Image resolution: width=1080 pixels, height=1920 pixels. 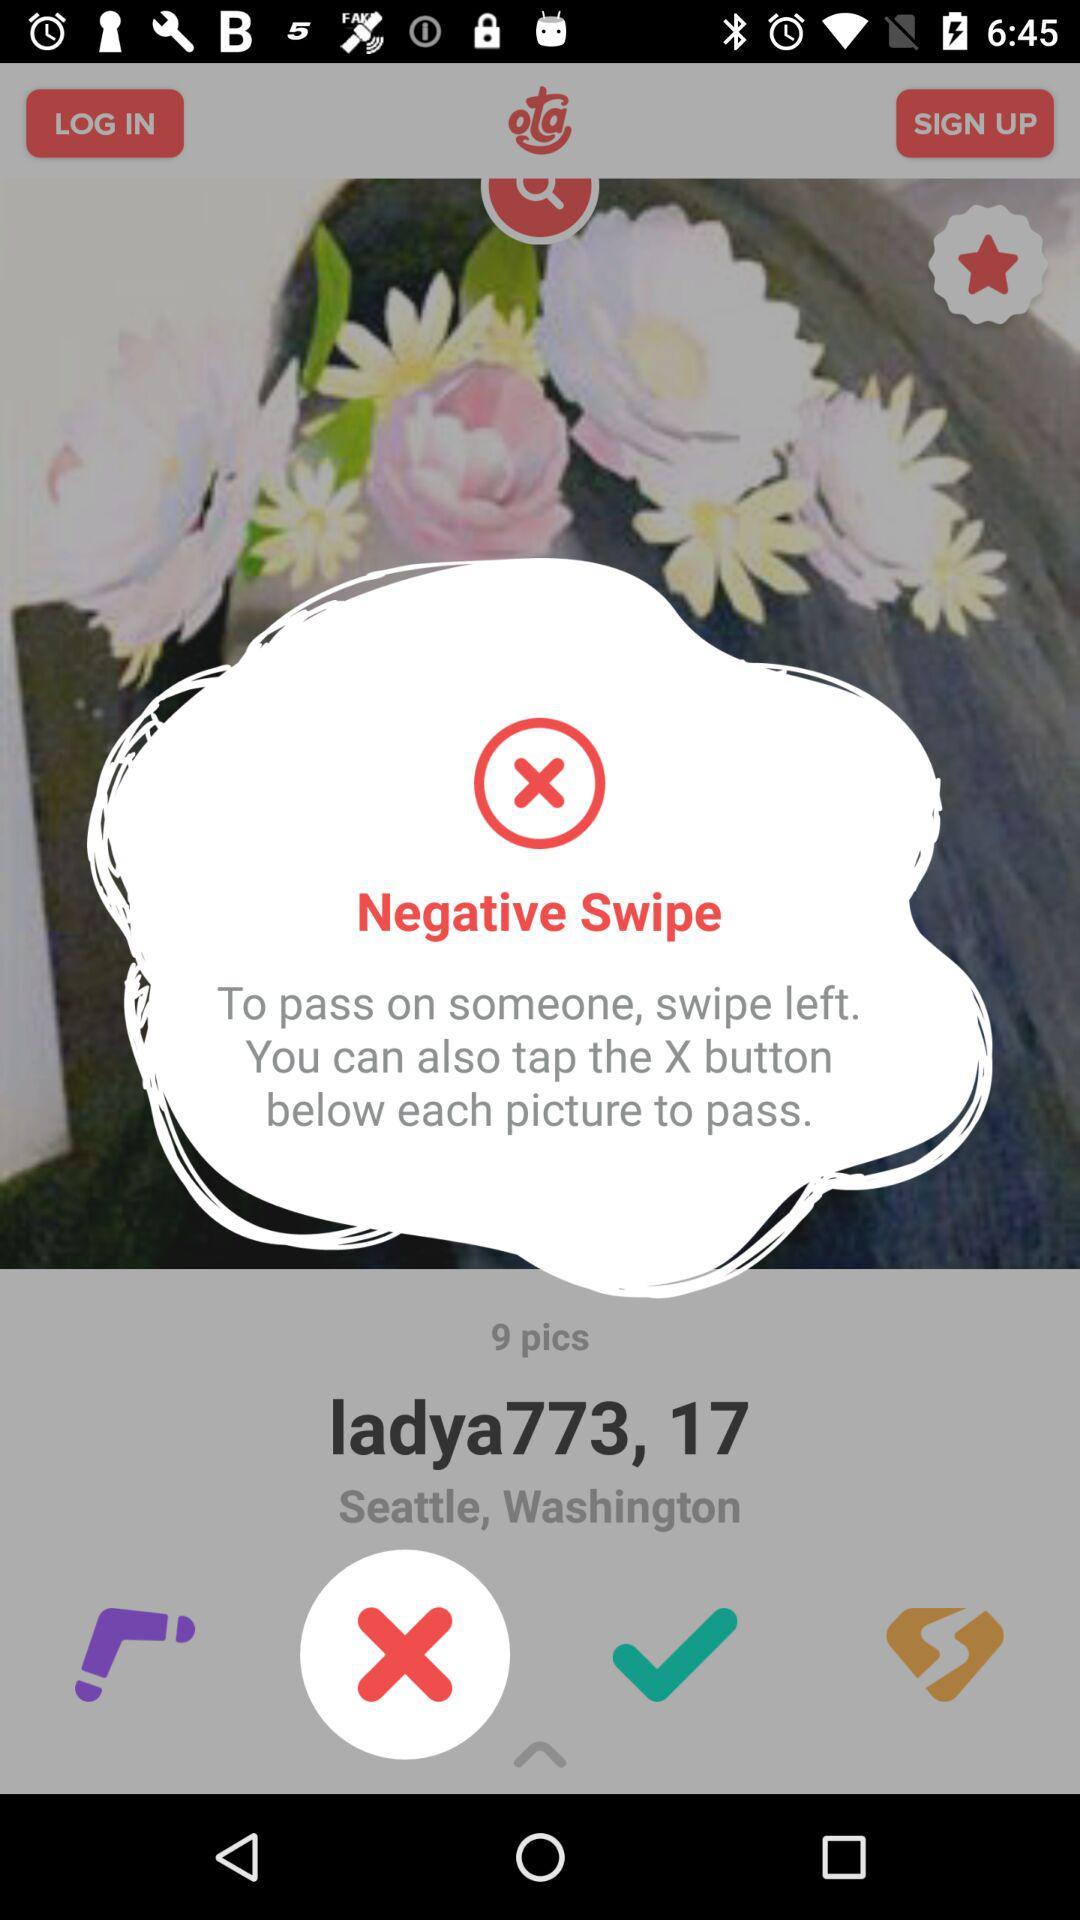 I want to click on the close icon, so click(x=405, y=1653).